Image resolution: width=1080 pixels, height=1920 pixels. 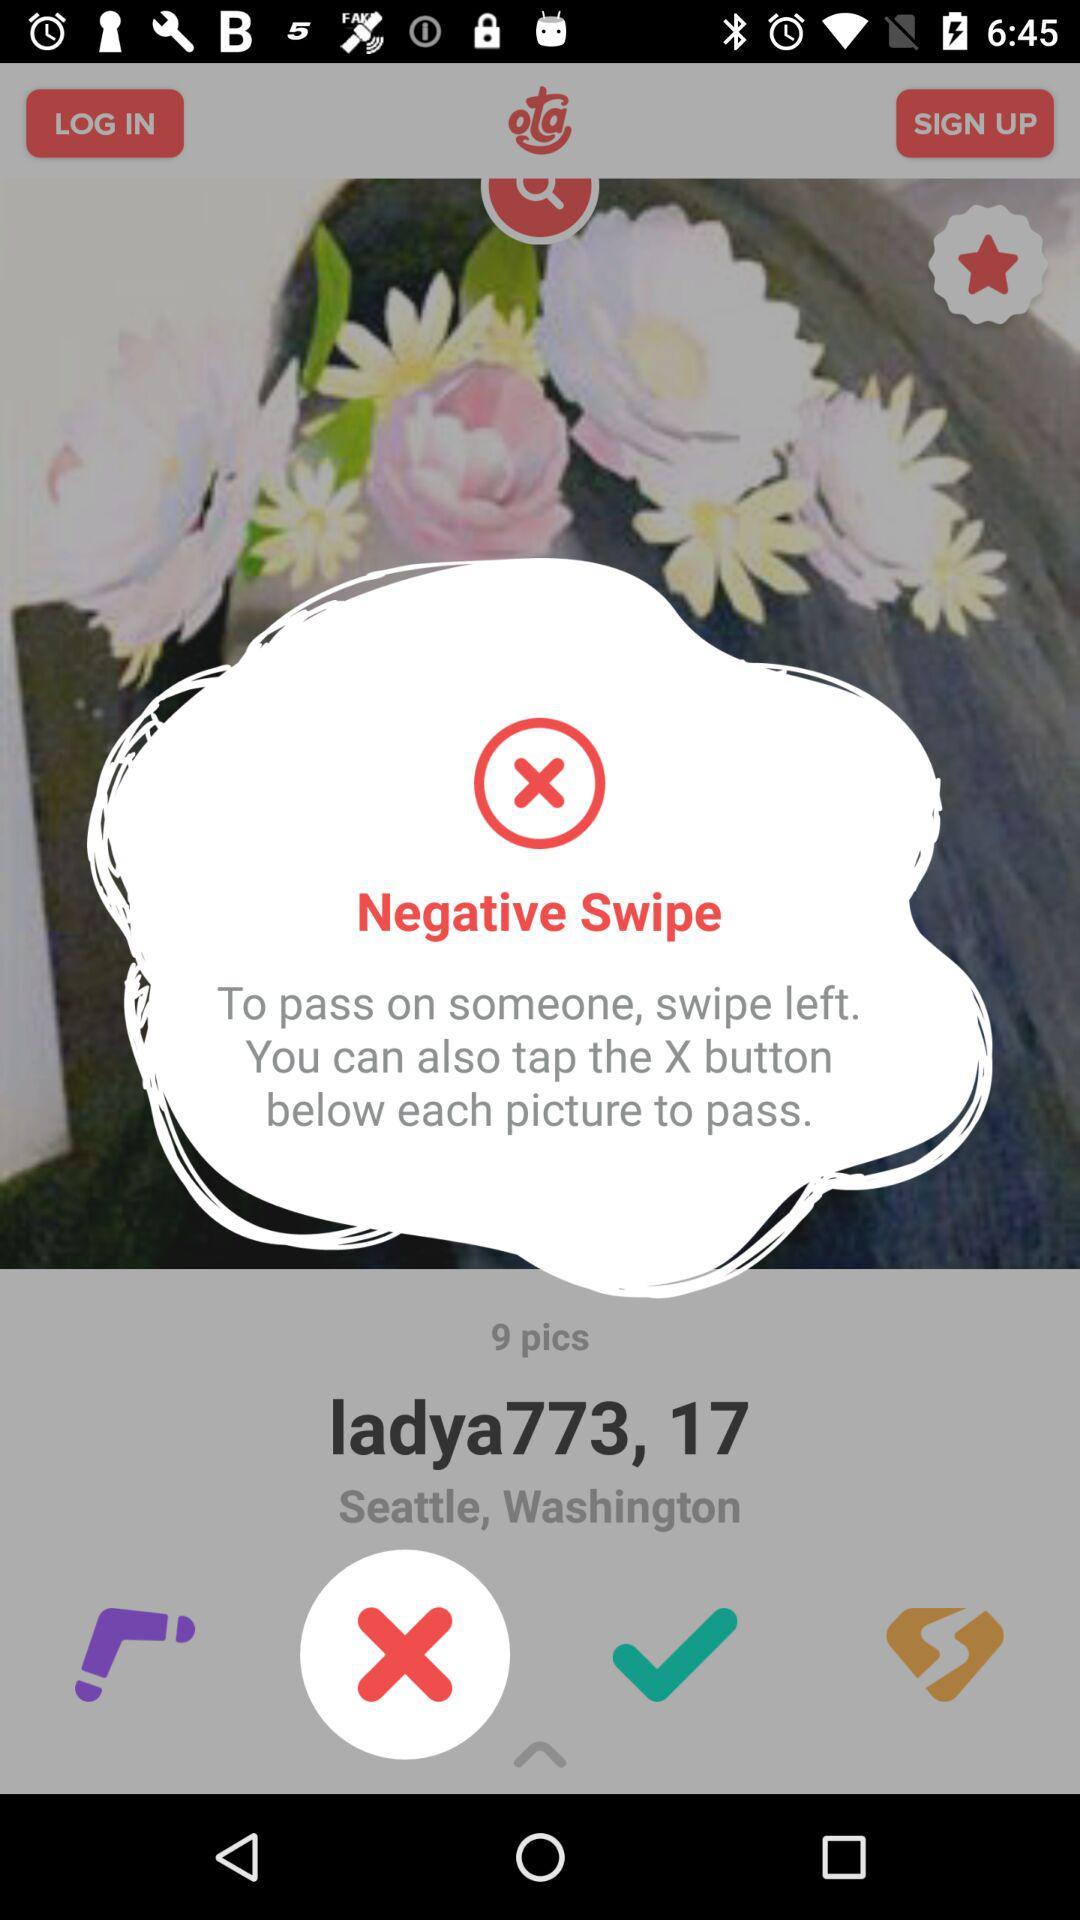 I want to click on the close icon, so click(x=405, y=1653).